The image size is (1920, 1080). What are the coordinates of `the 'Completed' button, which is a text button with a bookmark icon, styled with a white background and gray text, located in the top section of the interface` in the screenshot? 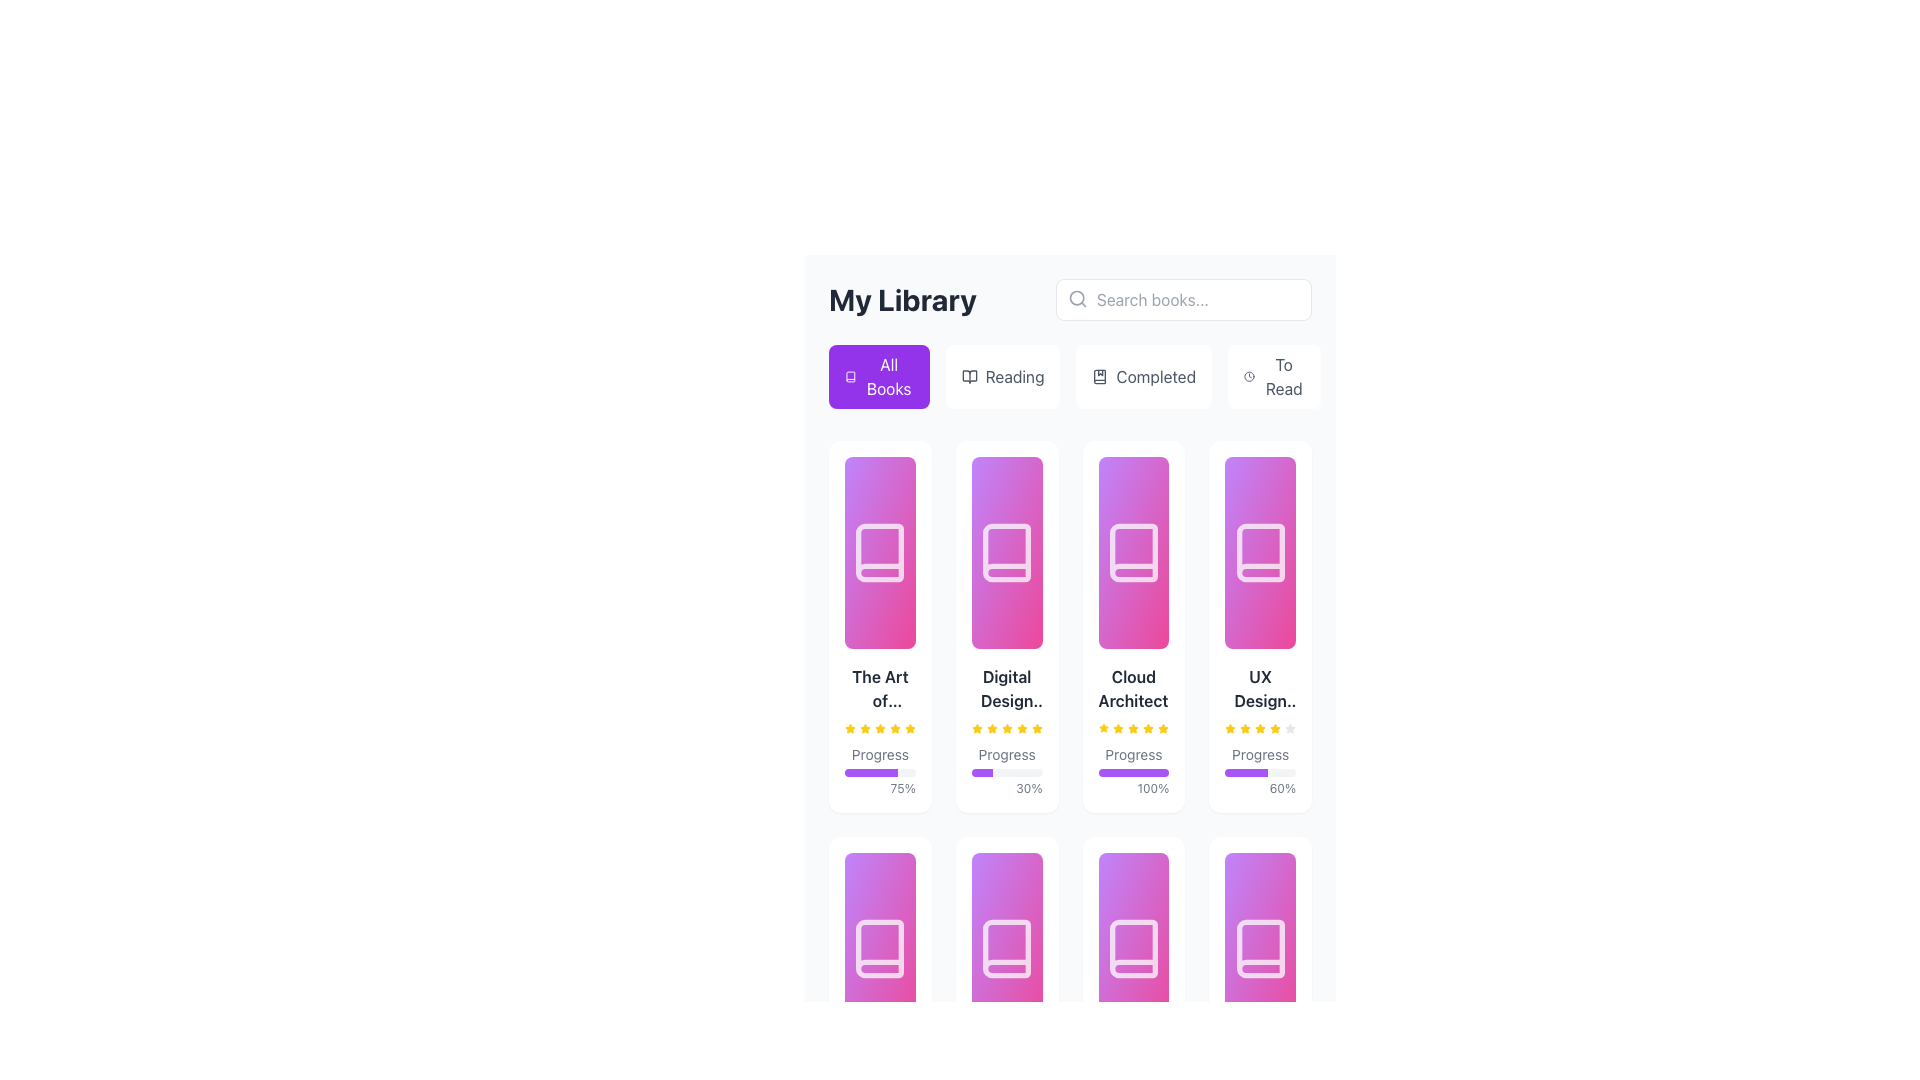 It's located at (1144, 377).